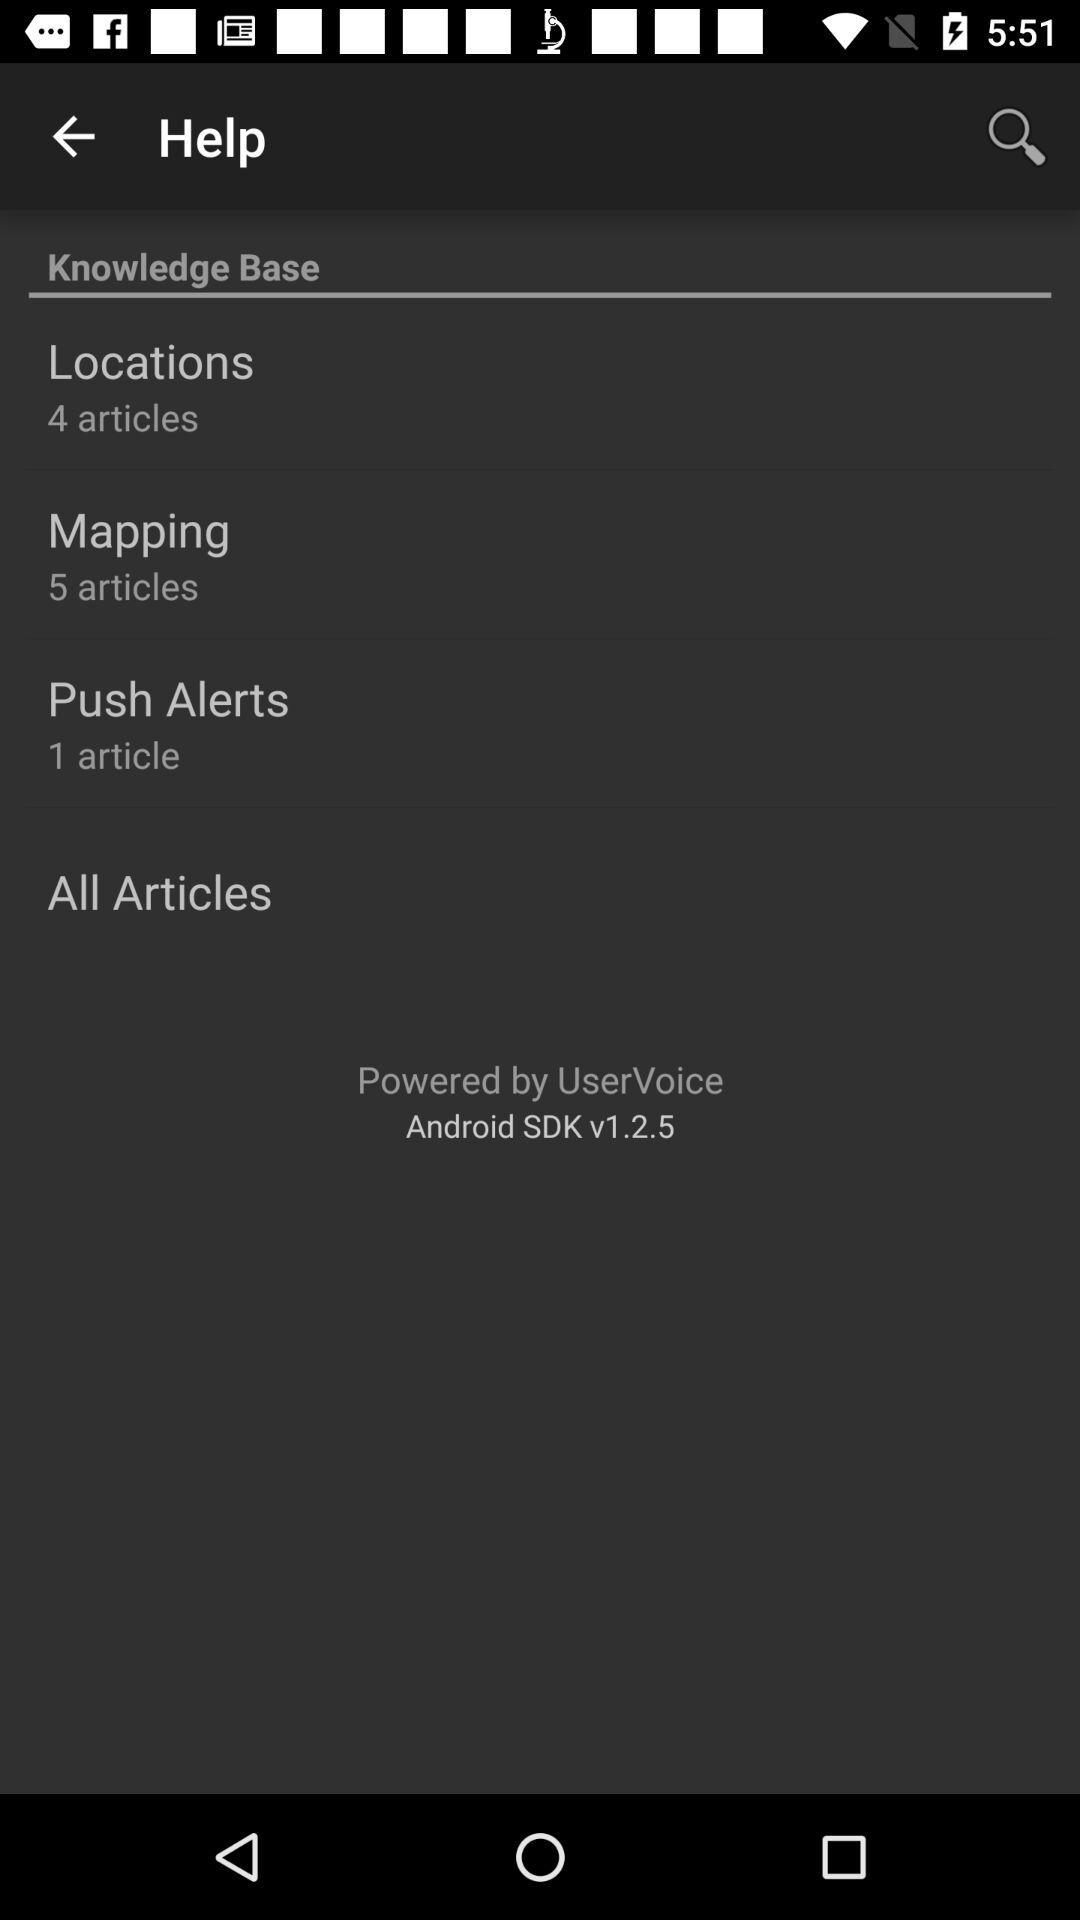 This screenshot has width=1080, height=1920. What do you see at coordinates (1017, 135) in the screenshot?
I see `icon next to the help icon` at bounding box center [1017, 135].